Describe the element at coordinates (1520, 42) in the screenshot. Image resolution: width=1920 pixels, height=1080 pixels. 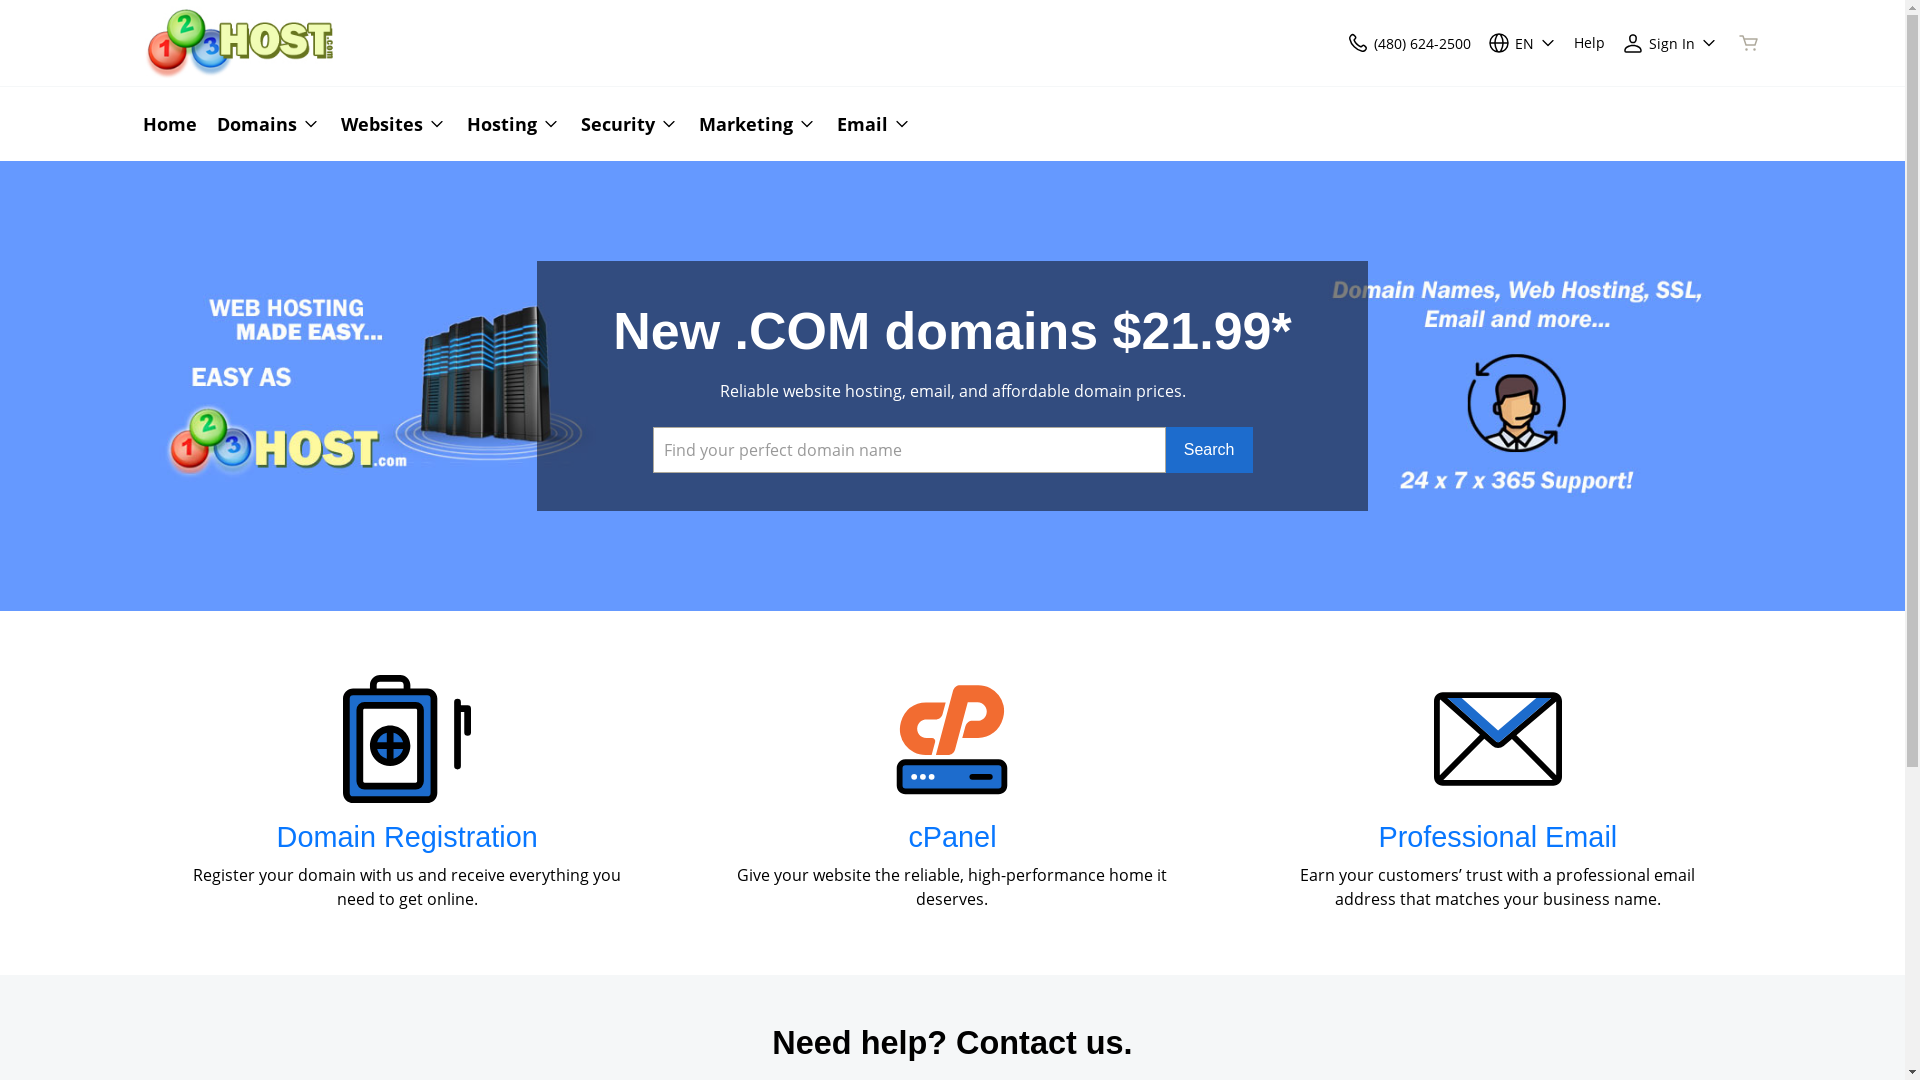
I see `'EN'` at that location.